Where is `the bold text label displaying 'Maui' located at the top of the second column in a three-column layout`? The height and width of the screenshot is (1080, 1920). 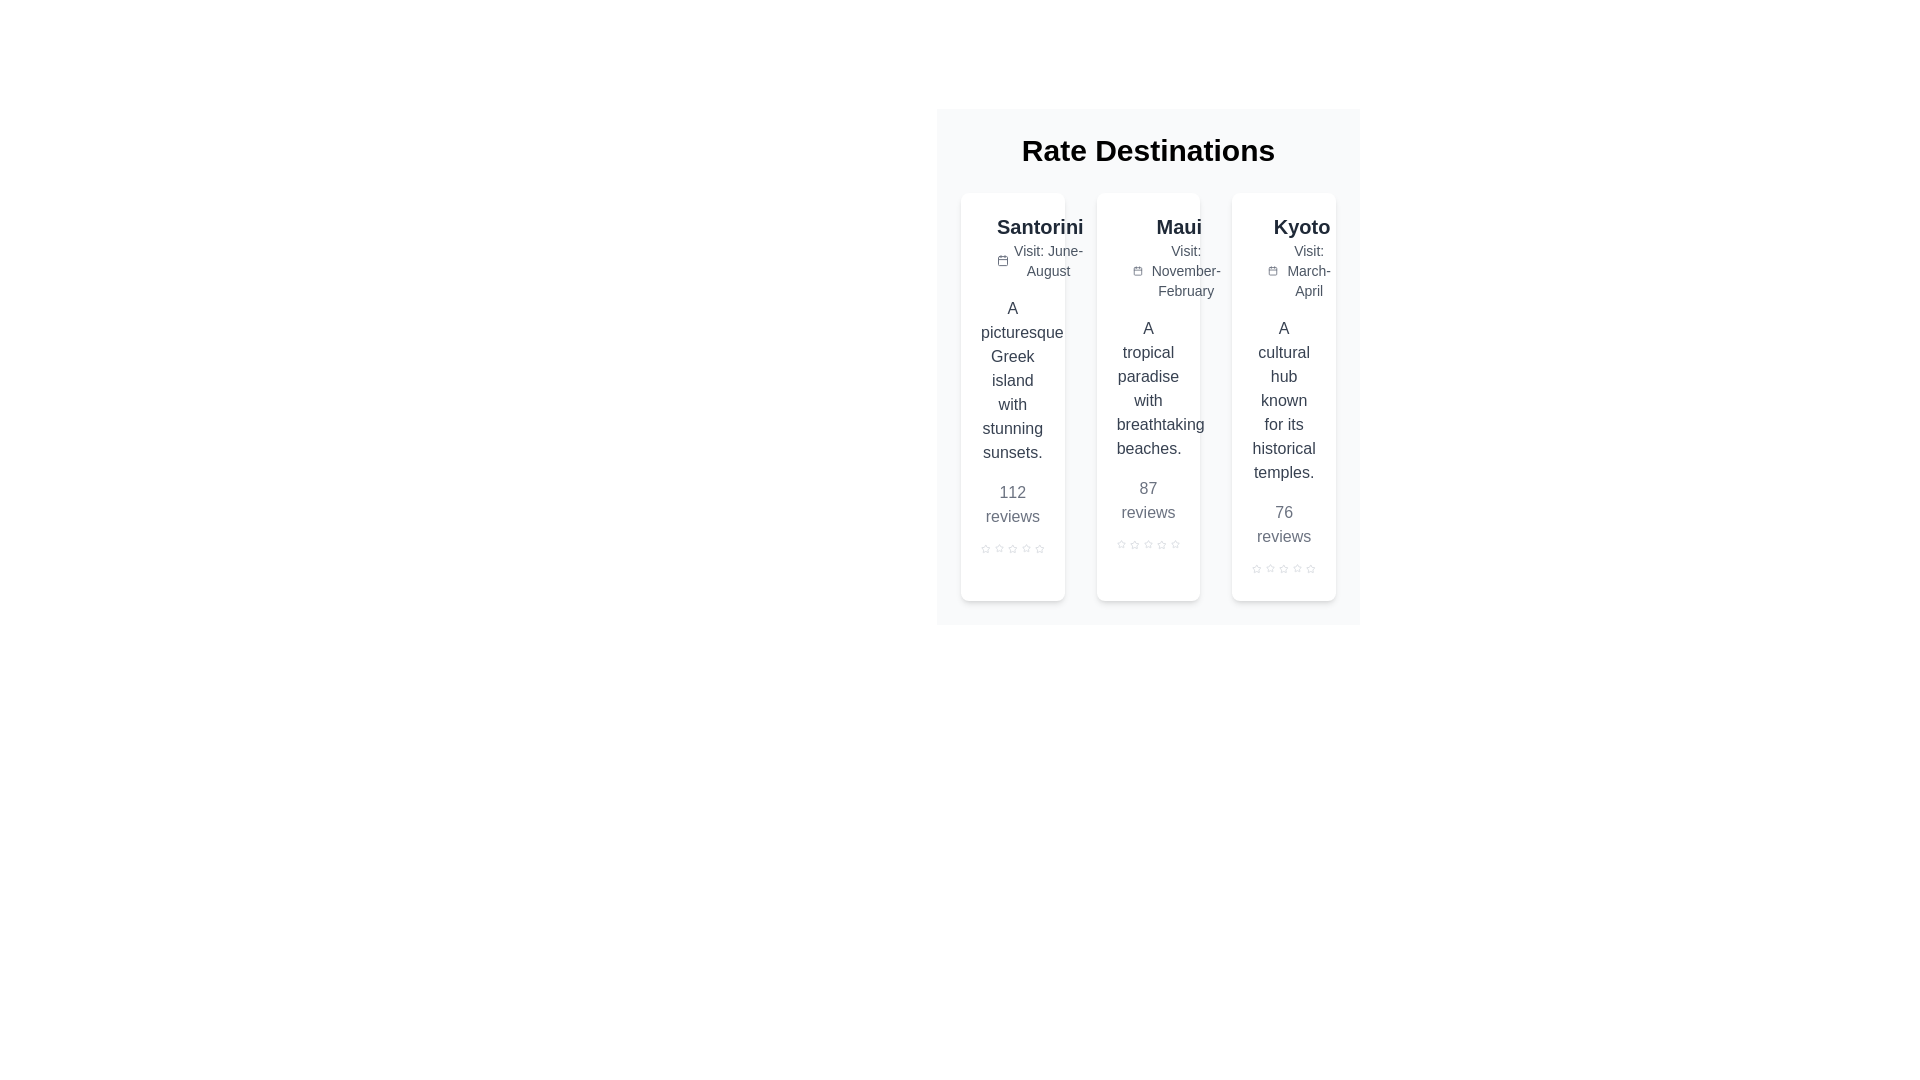
the bold text label displaying 'Maui' located at the top of the second column in a three-column layout is located at coordinates (1179, 226).